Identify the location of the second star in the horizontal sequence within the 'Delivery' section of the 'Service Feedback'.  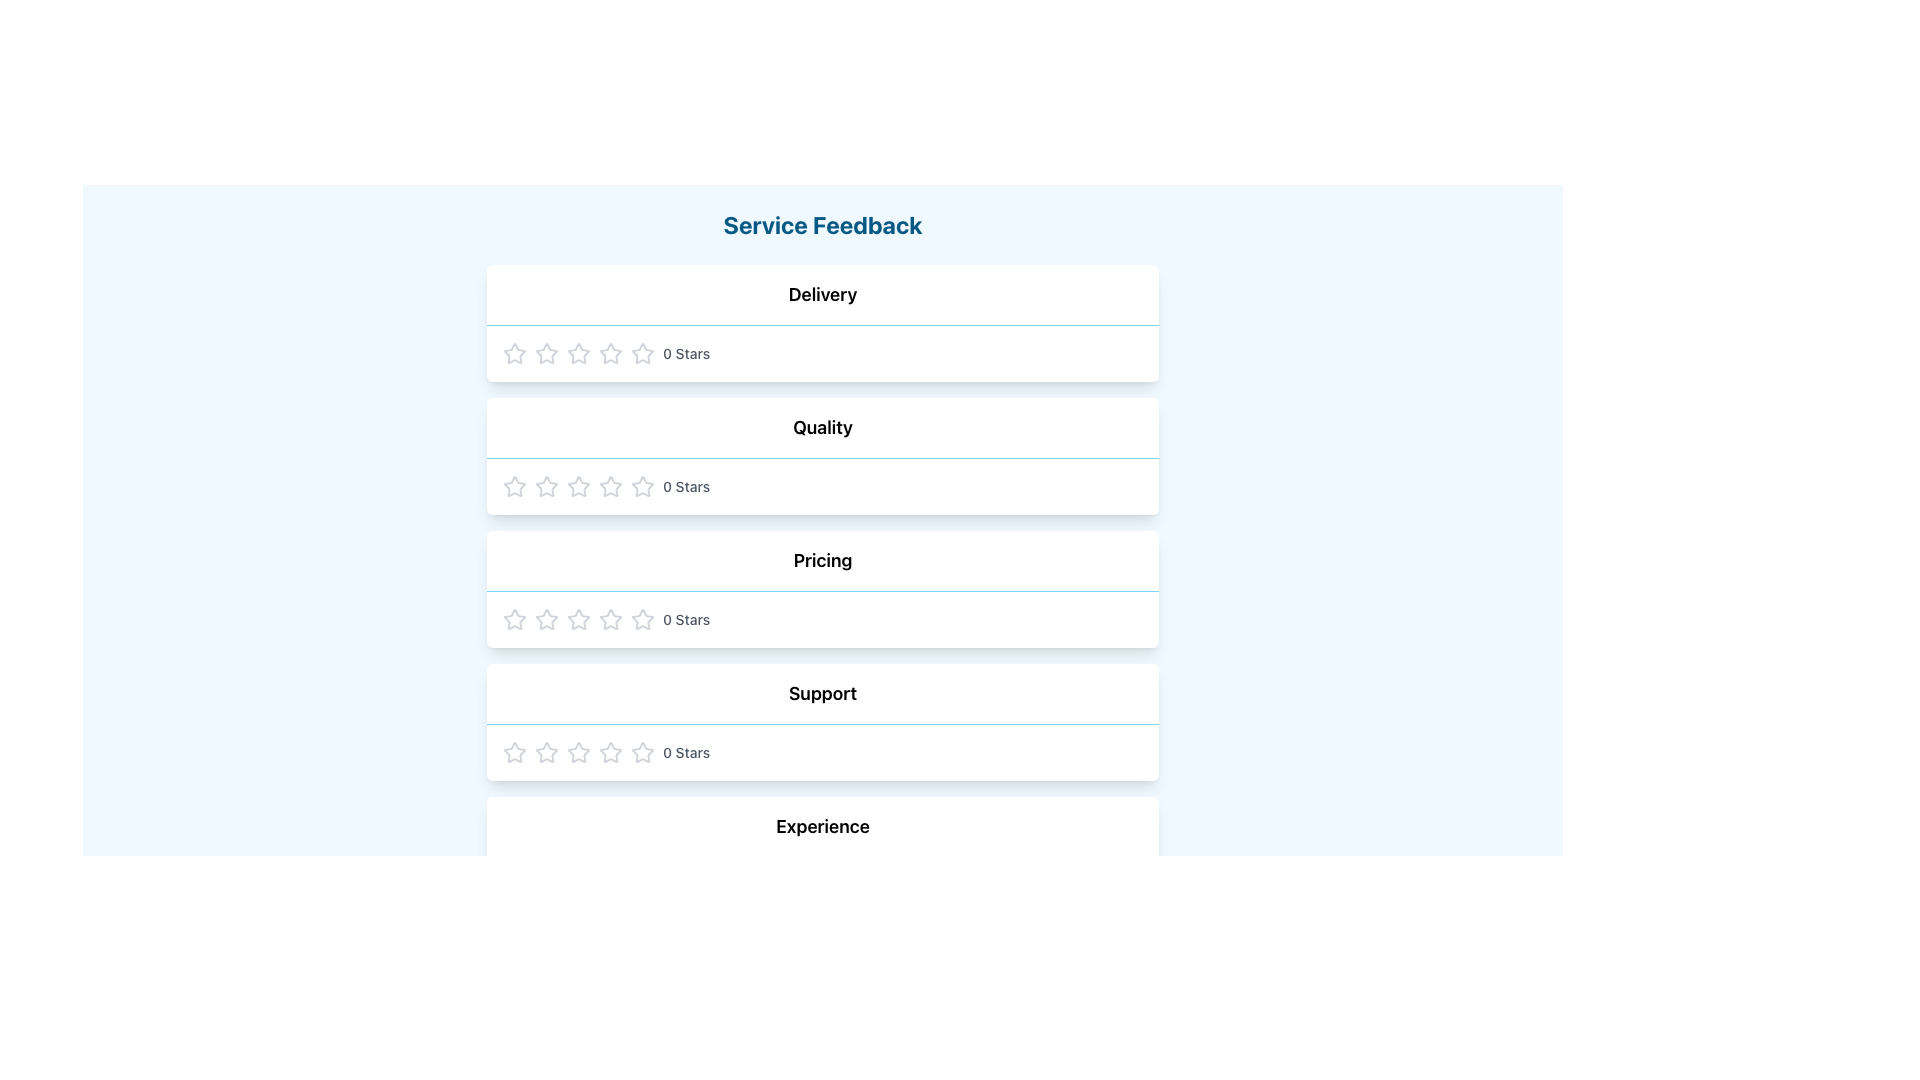
(609, 352).